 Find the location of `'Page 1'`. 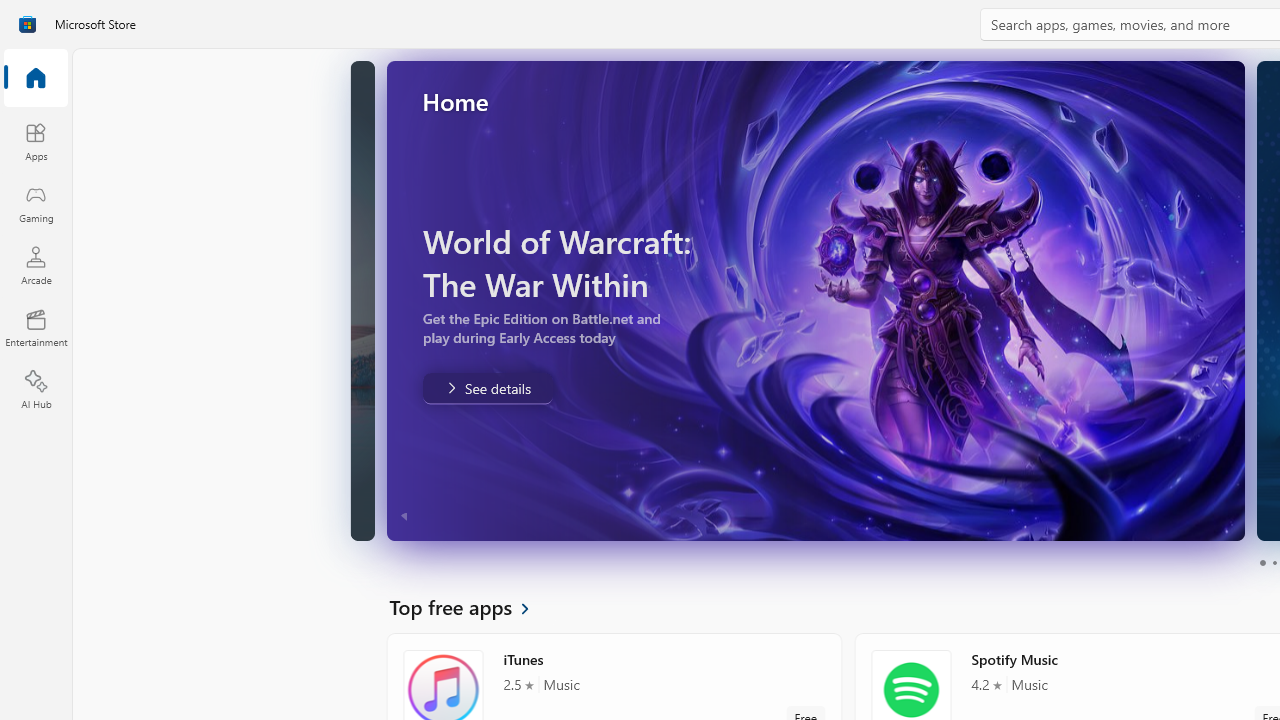

'Page 1' is located at coordinates (1261, 563).